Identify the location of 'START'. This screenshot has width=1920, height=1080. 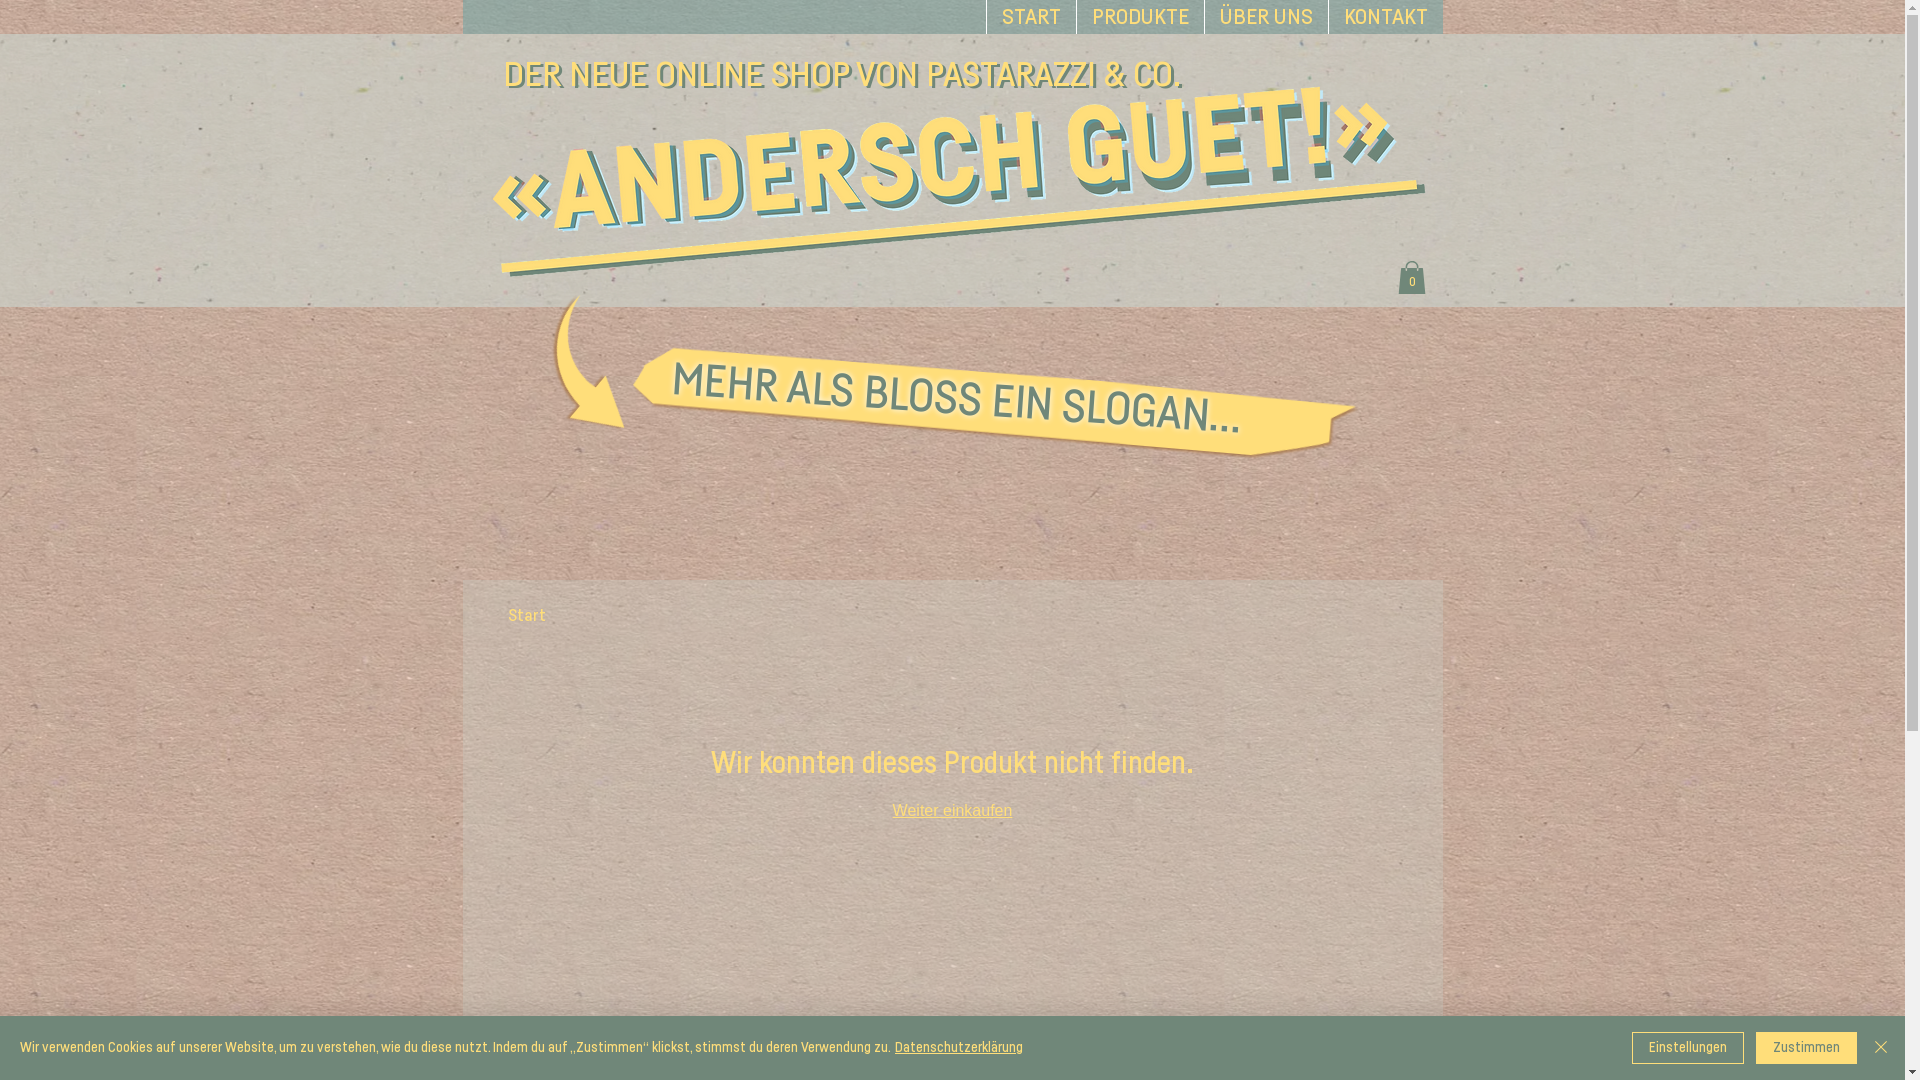
(1031, 16).